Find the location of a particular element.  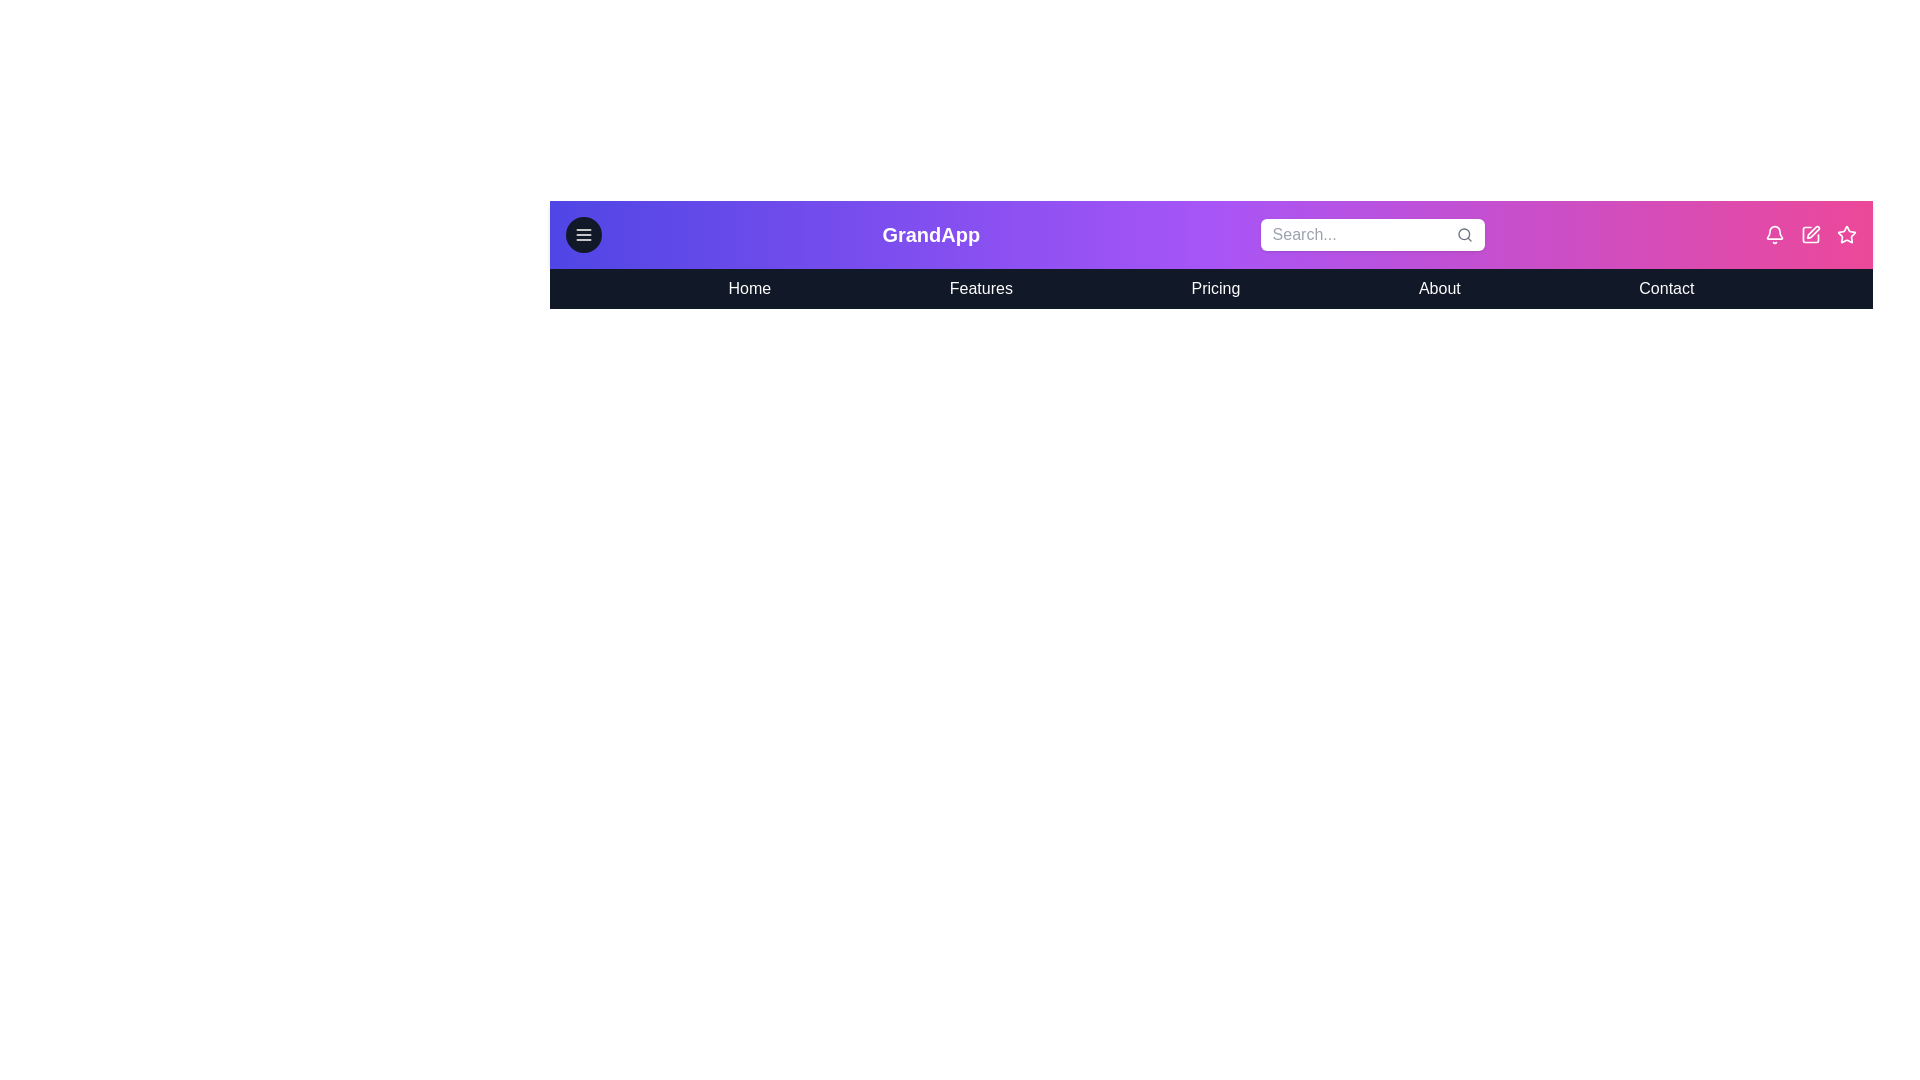

the navigation menu item labeled Pricing is located at coordinates (1214, 289).